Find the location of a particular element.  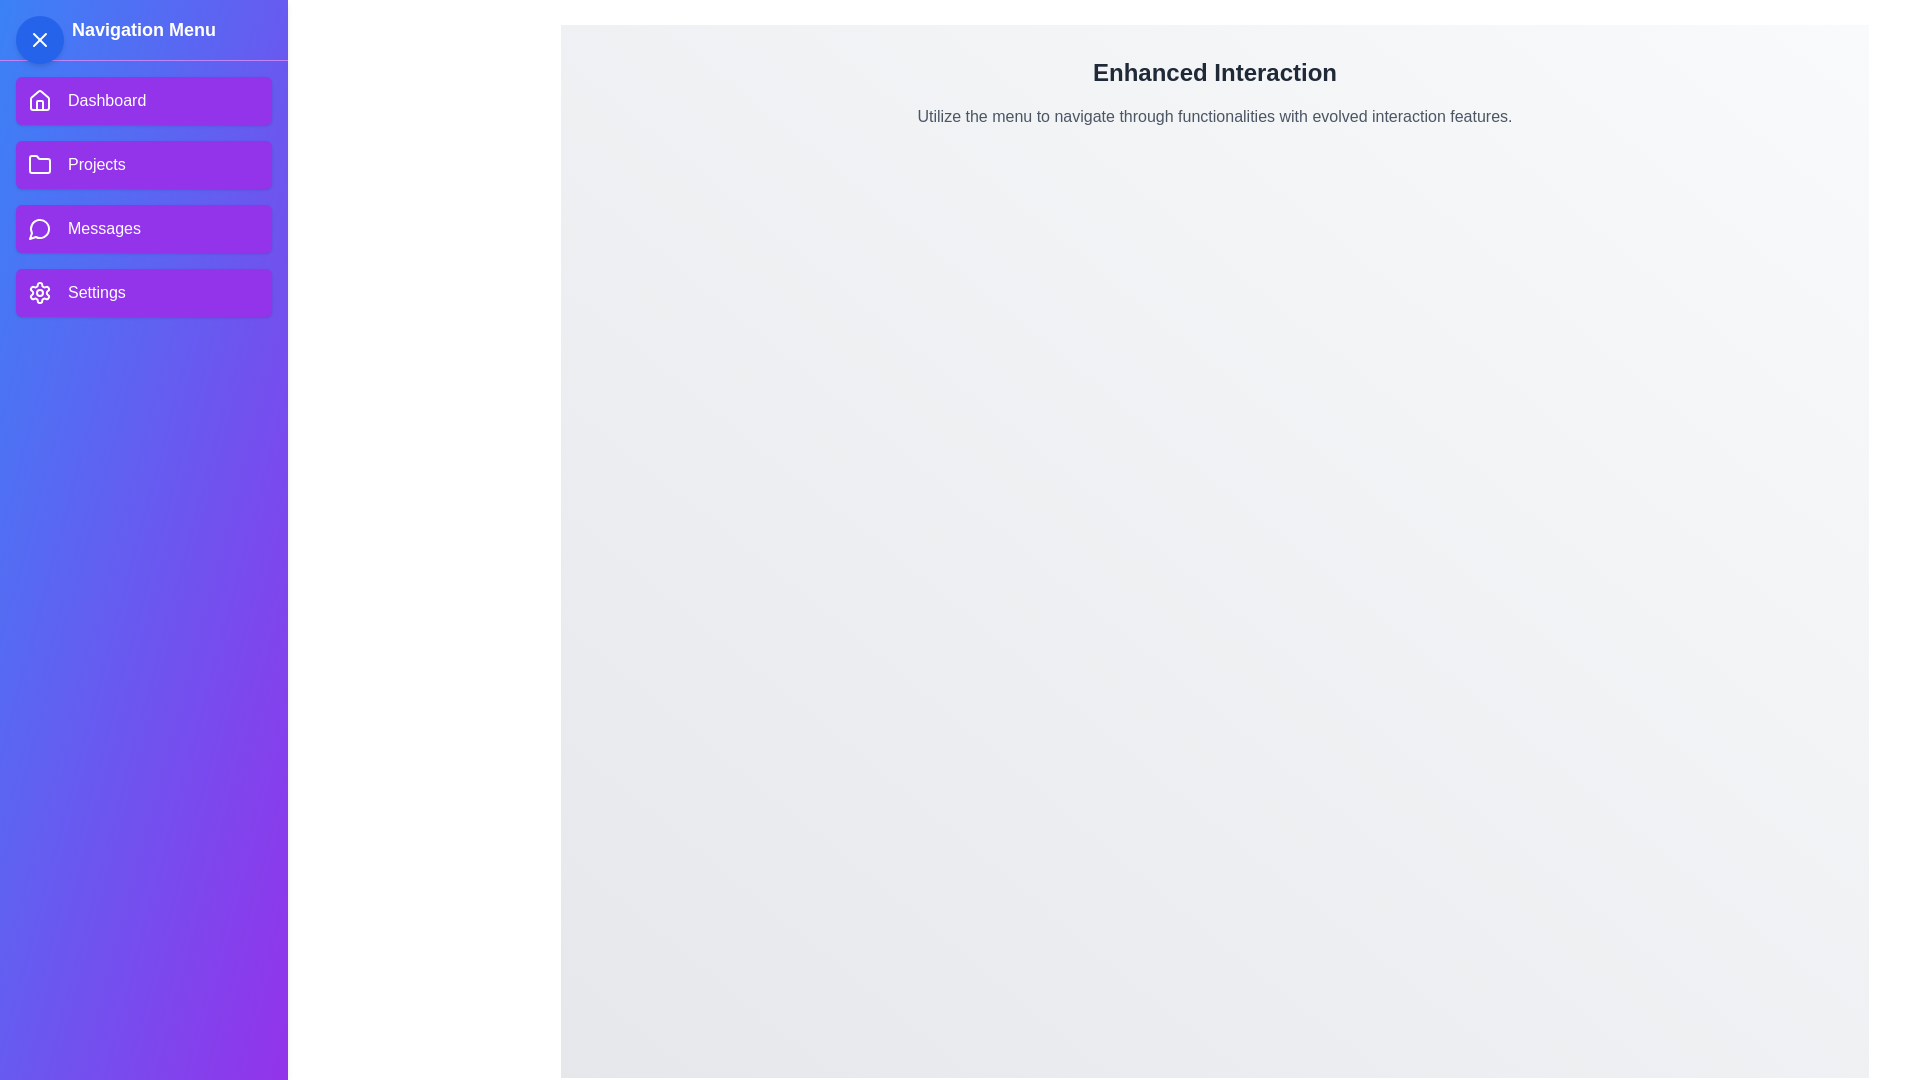

the Dashboard menu item in the navigation drawer is located at coordinates (143, 100).